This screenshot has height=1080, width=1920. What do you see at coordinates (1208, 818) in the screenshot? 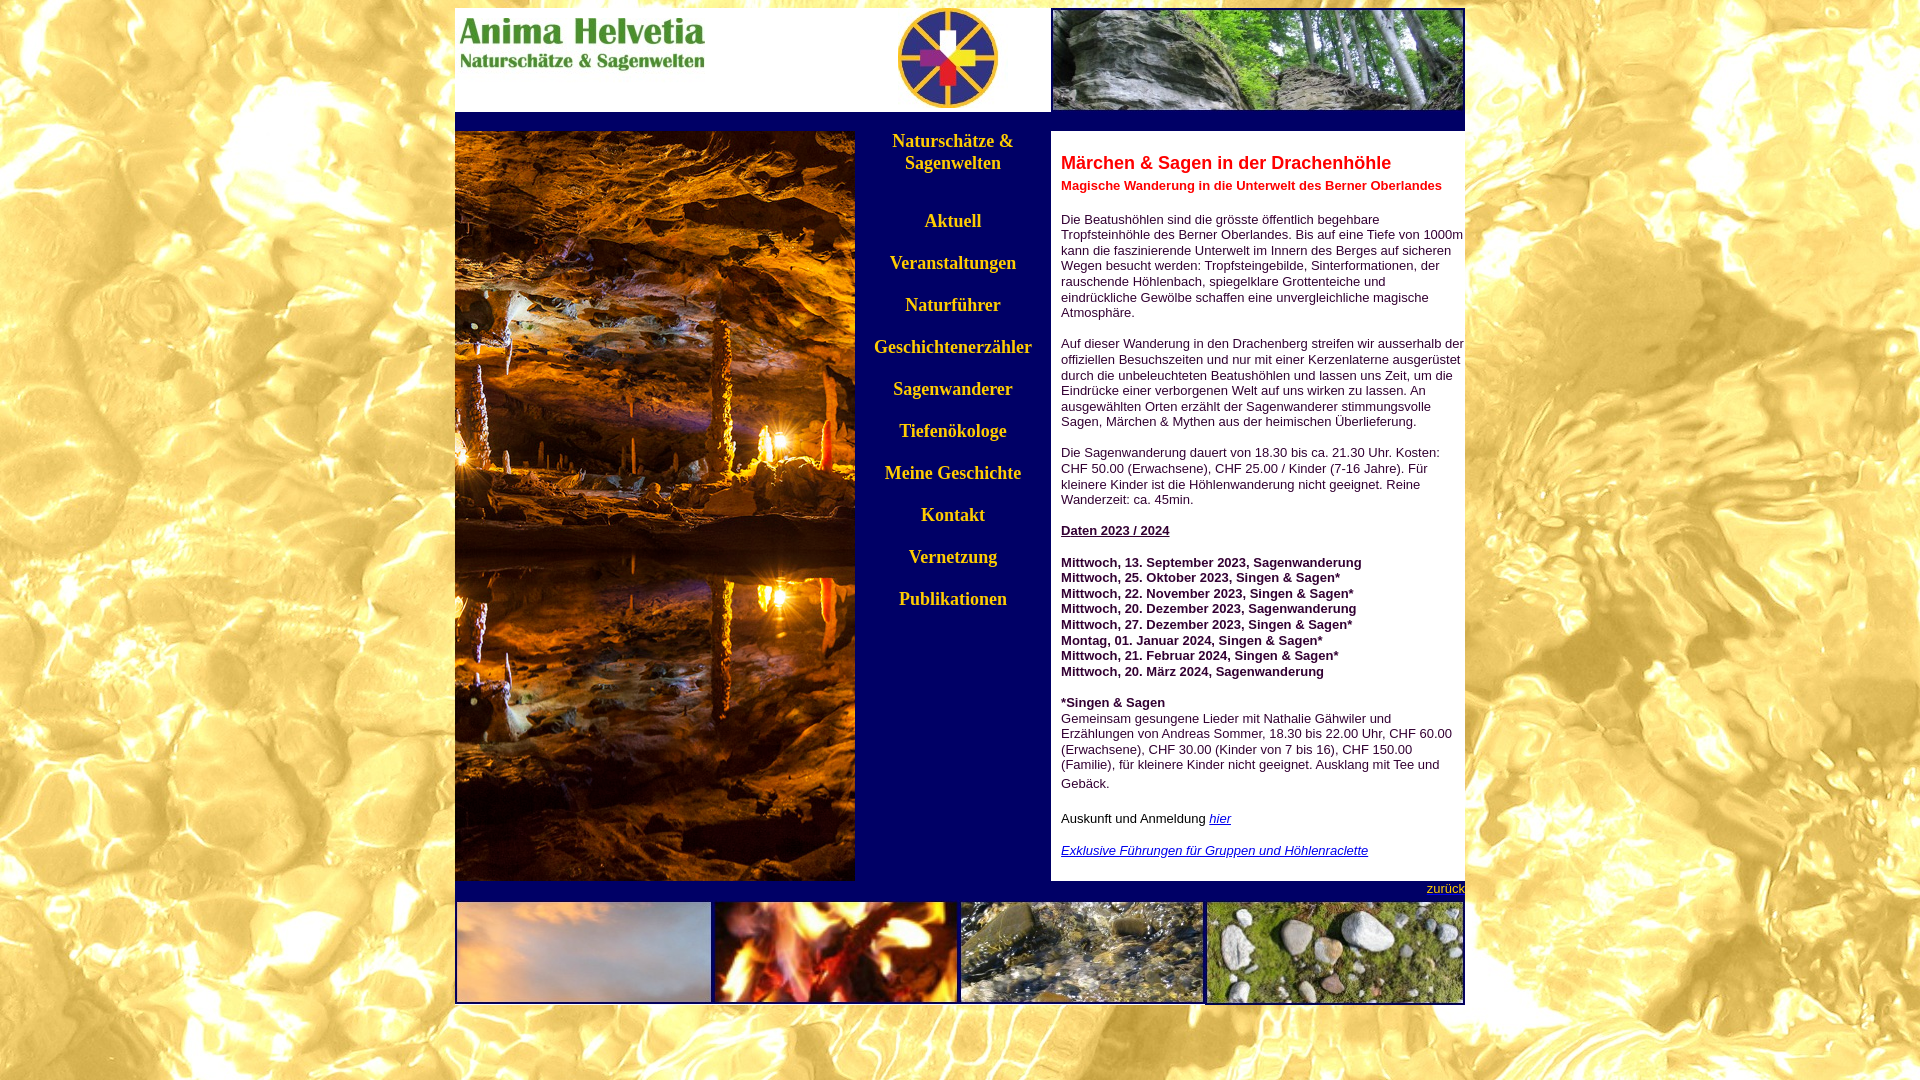
I see `'hier'` at bounding box center [1208, 818].